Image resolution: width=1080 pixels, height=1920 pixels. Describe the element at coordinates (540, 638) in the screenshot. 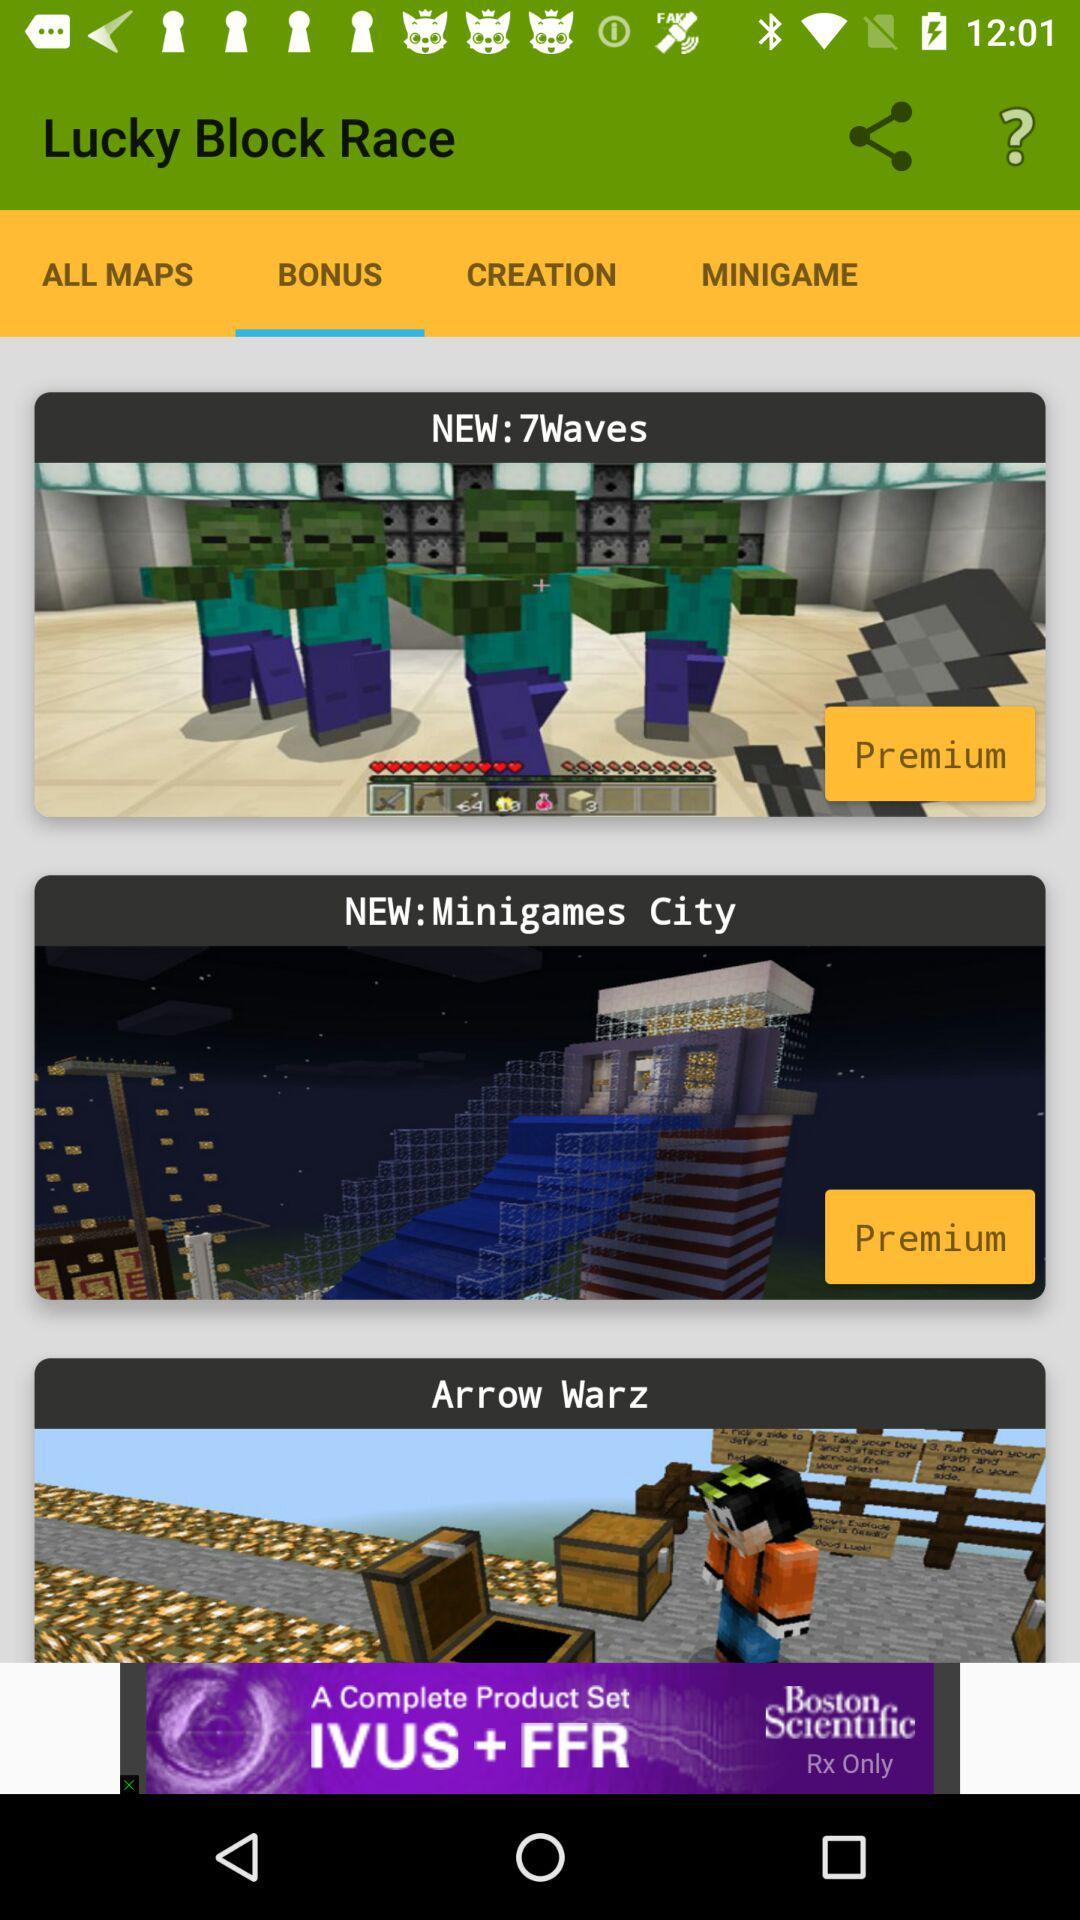

I see `choose game 7waves` at that location.